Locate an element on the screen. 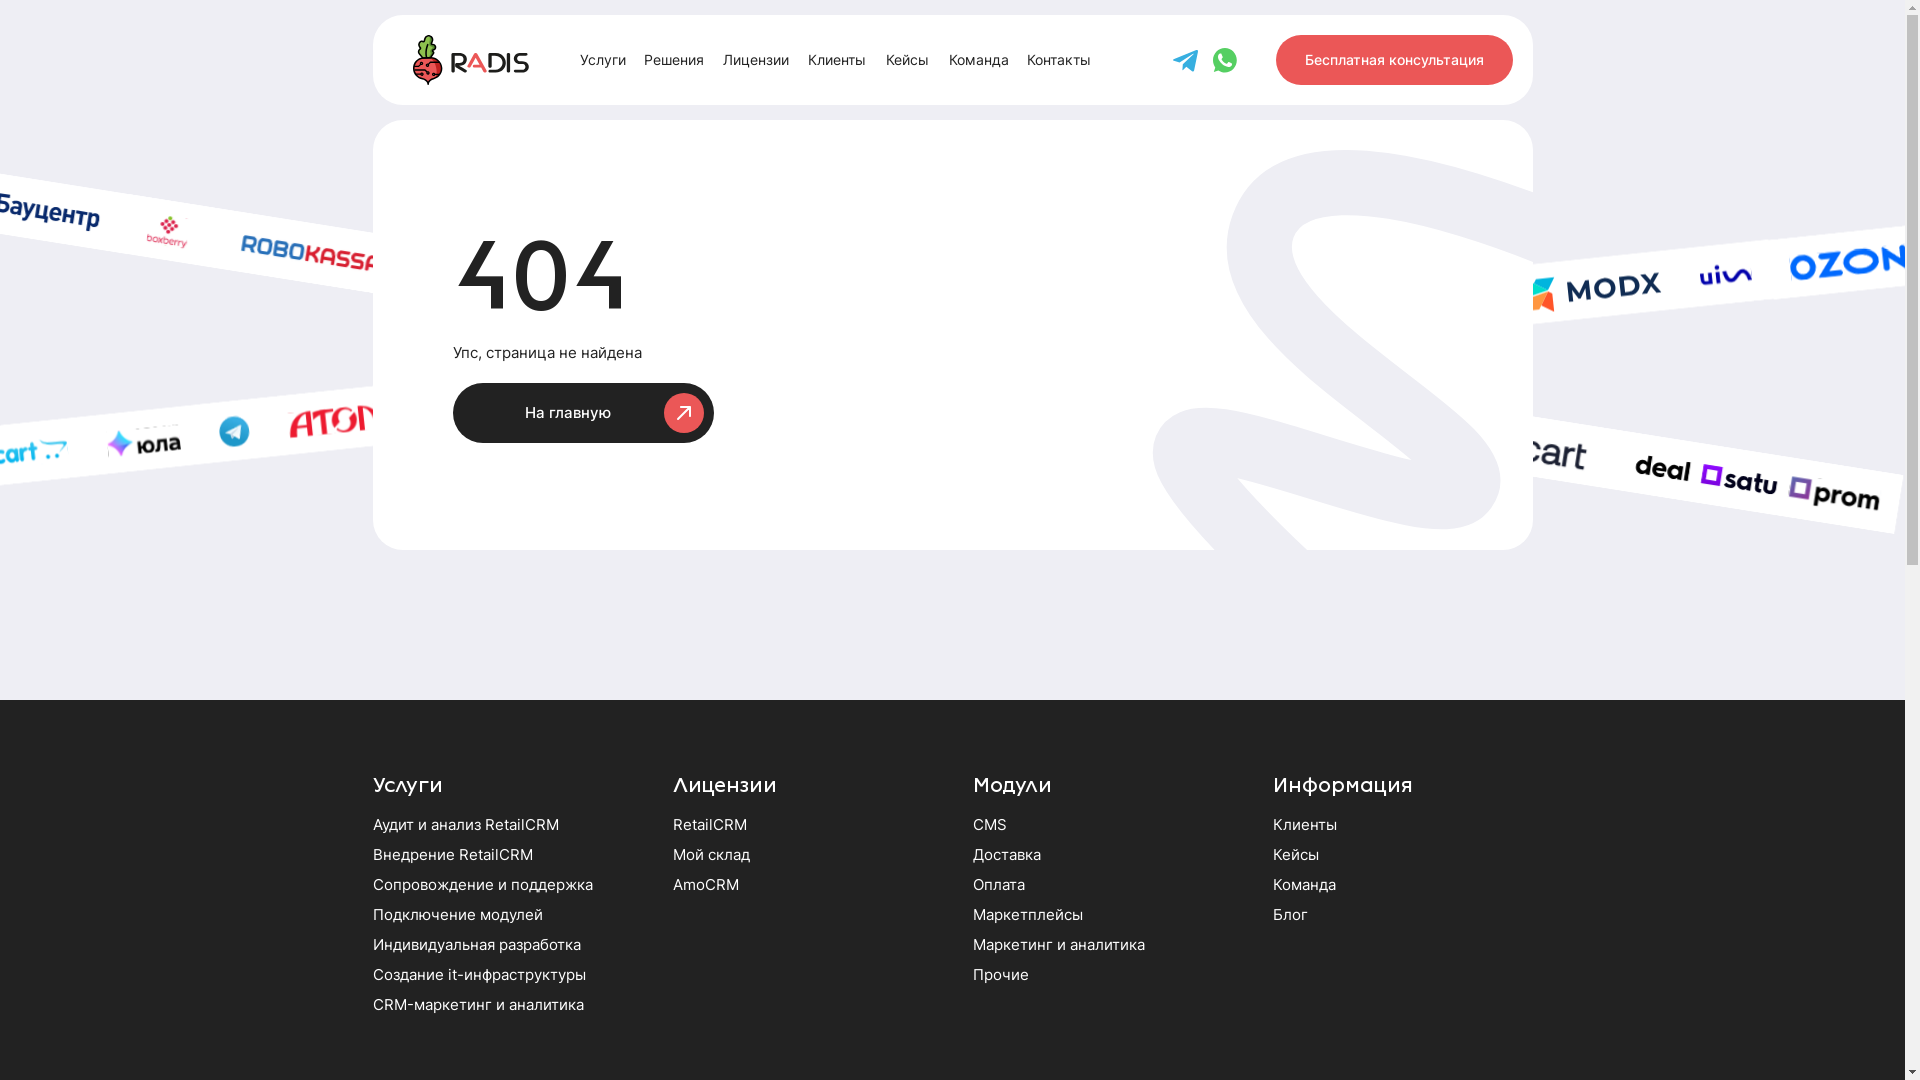 The image size is (1920, 1080). 'AmoCRM' is located at coordinates (705, 883).